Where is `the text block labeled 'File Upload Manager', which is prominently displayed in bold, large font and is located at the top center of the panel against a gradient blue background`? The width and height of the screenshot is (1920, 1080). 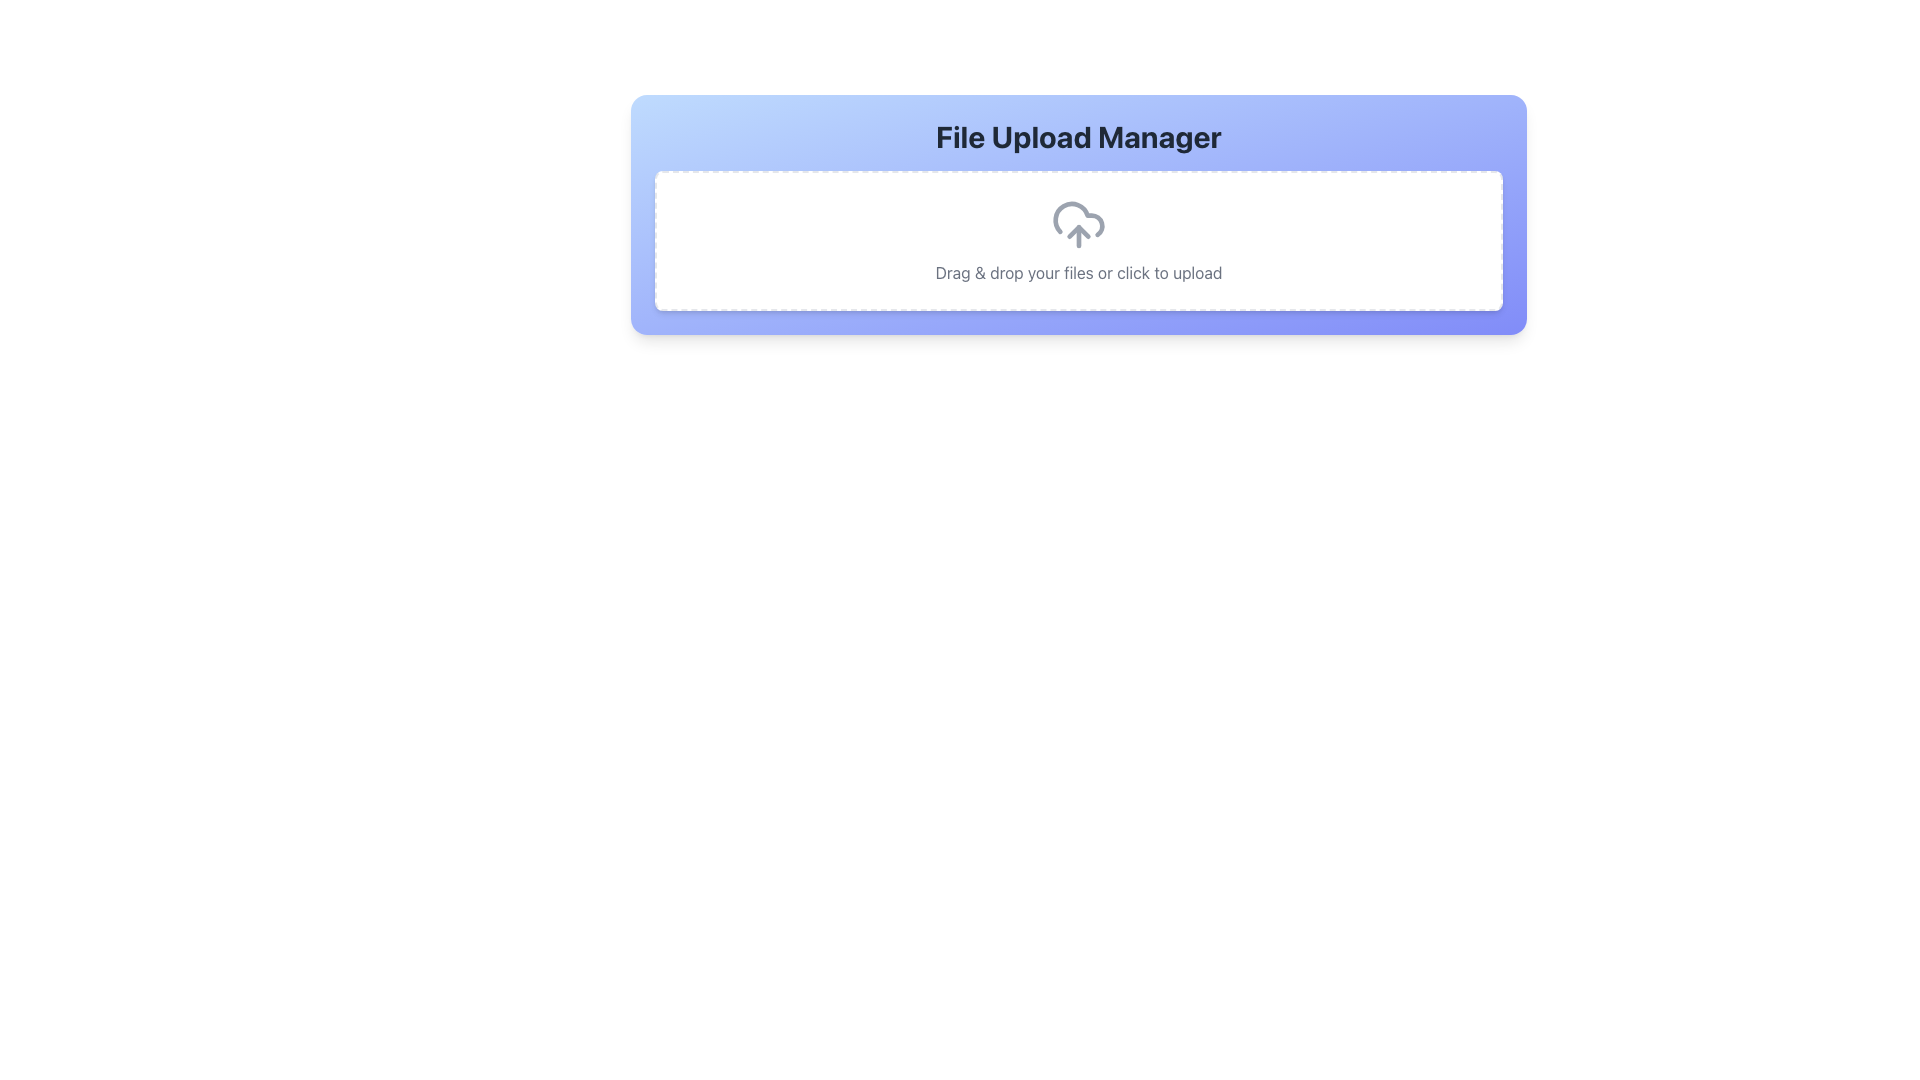
the text block labeled 'File Upload Manager', which is prominently displayed in bold, large font and is located at the top center of the panel against a gradient blue background is located at coordinates (1078, 136).